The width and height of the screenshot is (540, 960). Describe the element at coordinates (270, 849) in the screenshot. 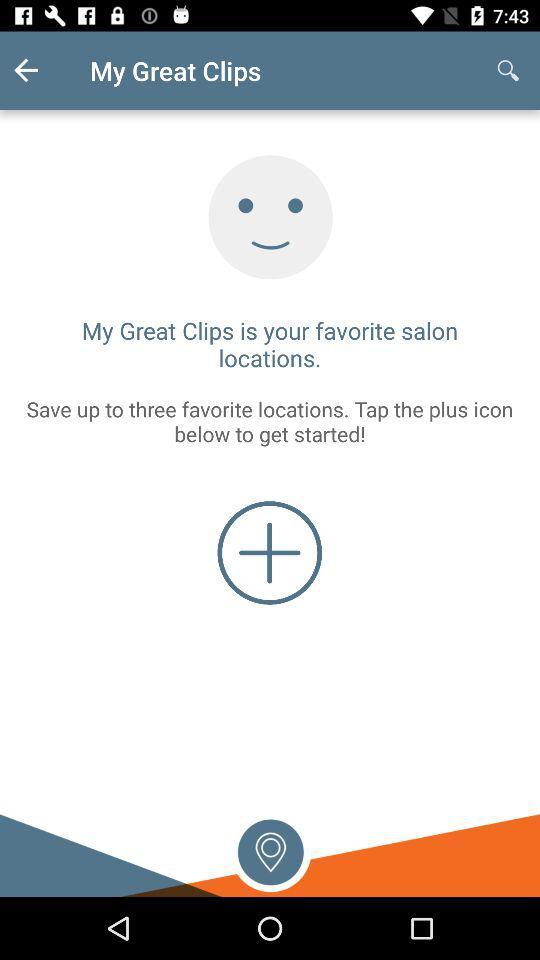

I see `the location option` at that location.